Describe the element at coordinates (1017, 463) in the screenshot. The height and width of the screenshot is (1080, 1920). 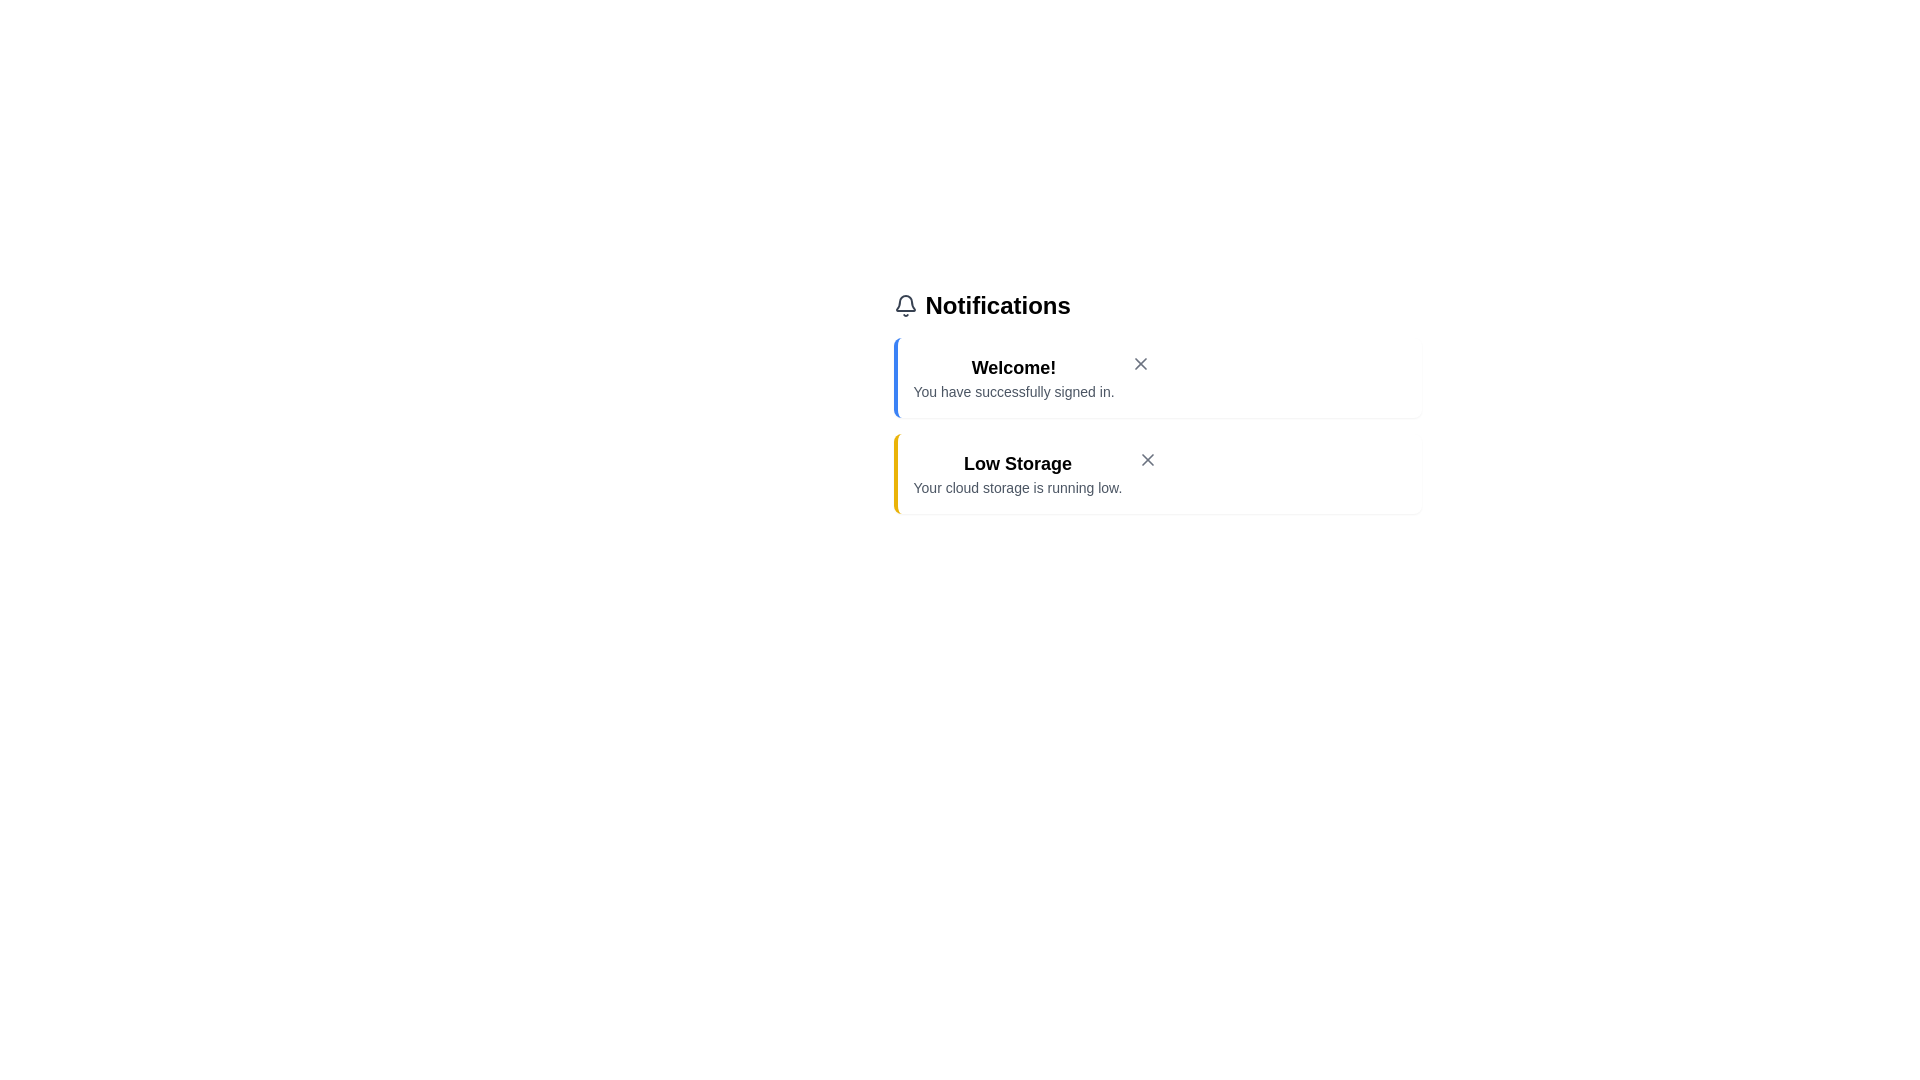
I see `the bold text displaying 'Low Storage' in a large font size located inside the second notification box with a yellow left border` at that location.